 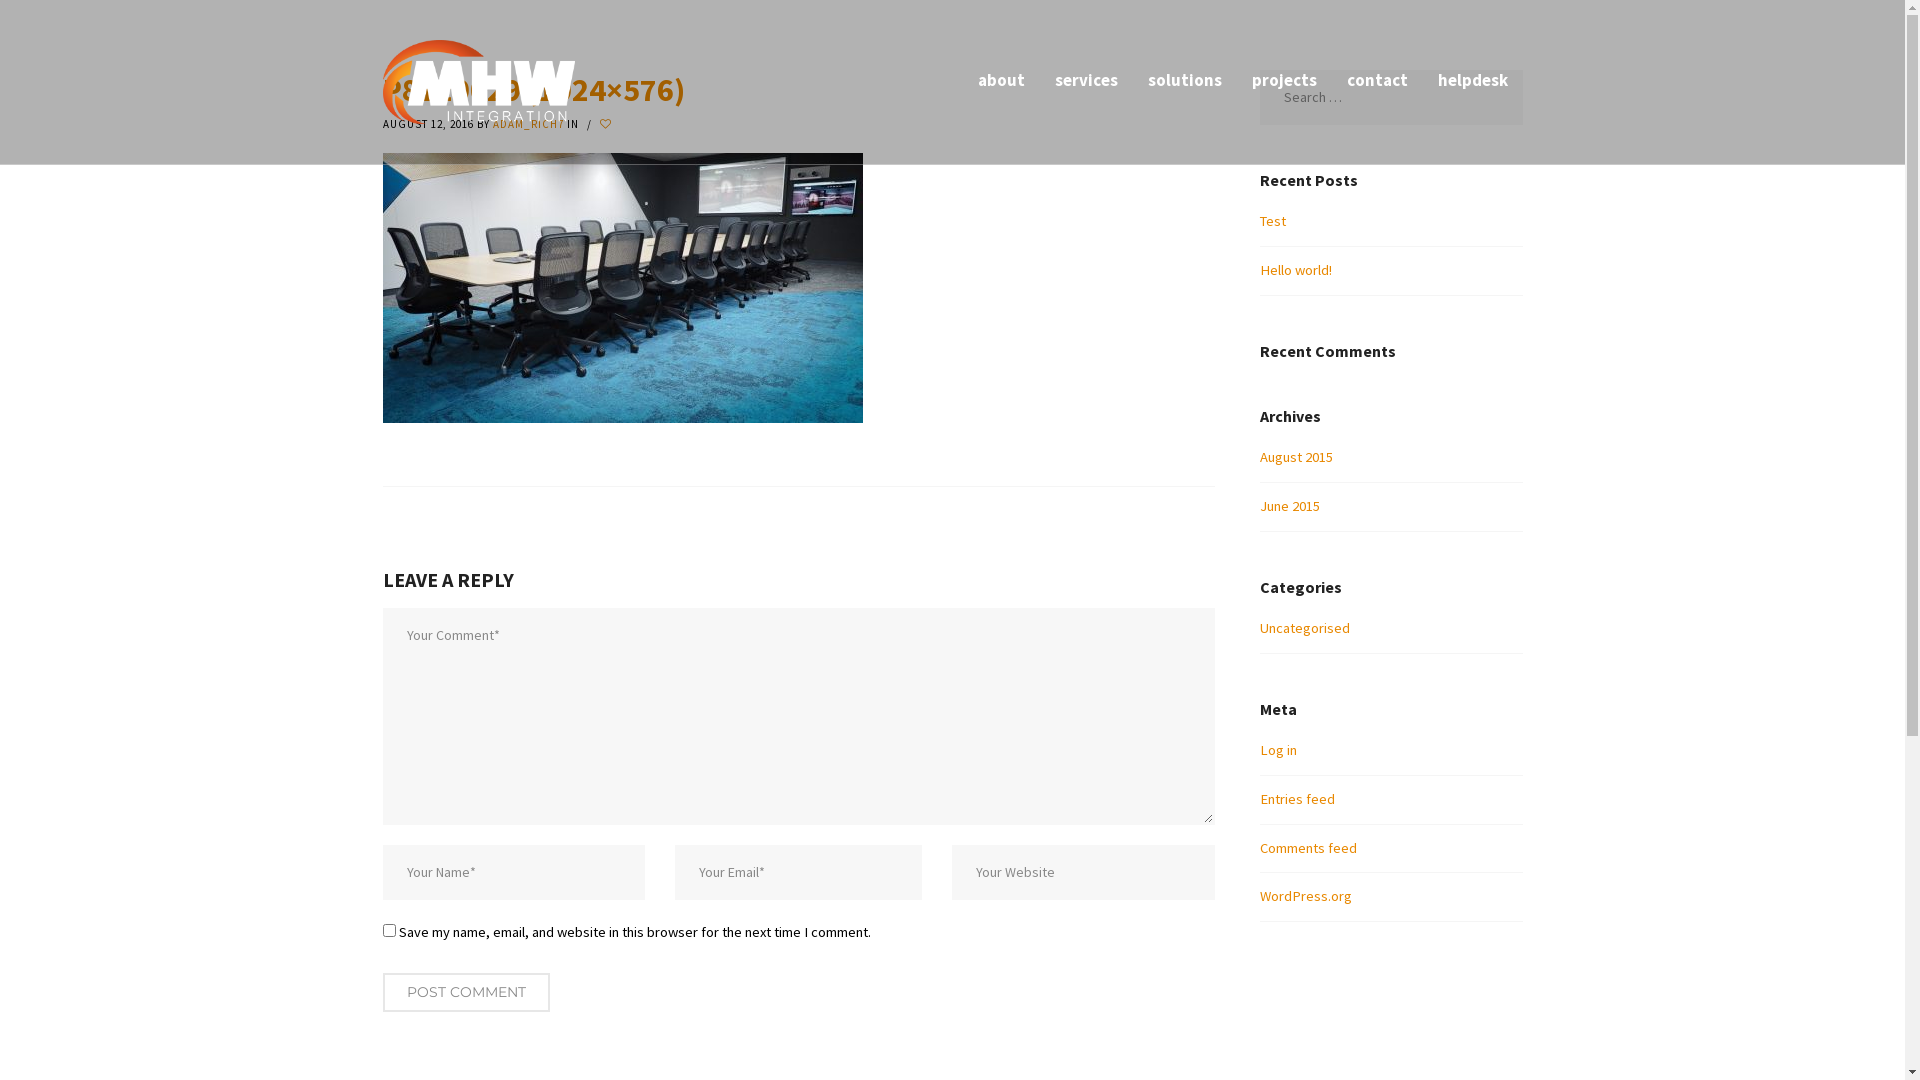 What do you see at coordinates (1296, 270) in the screenshot?
I see `'Hello world!'` at bounding box center [1296, 270].